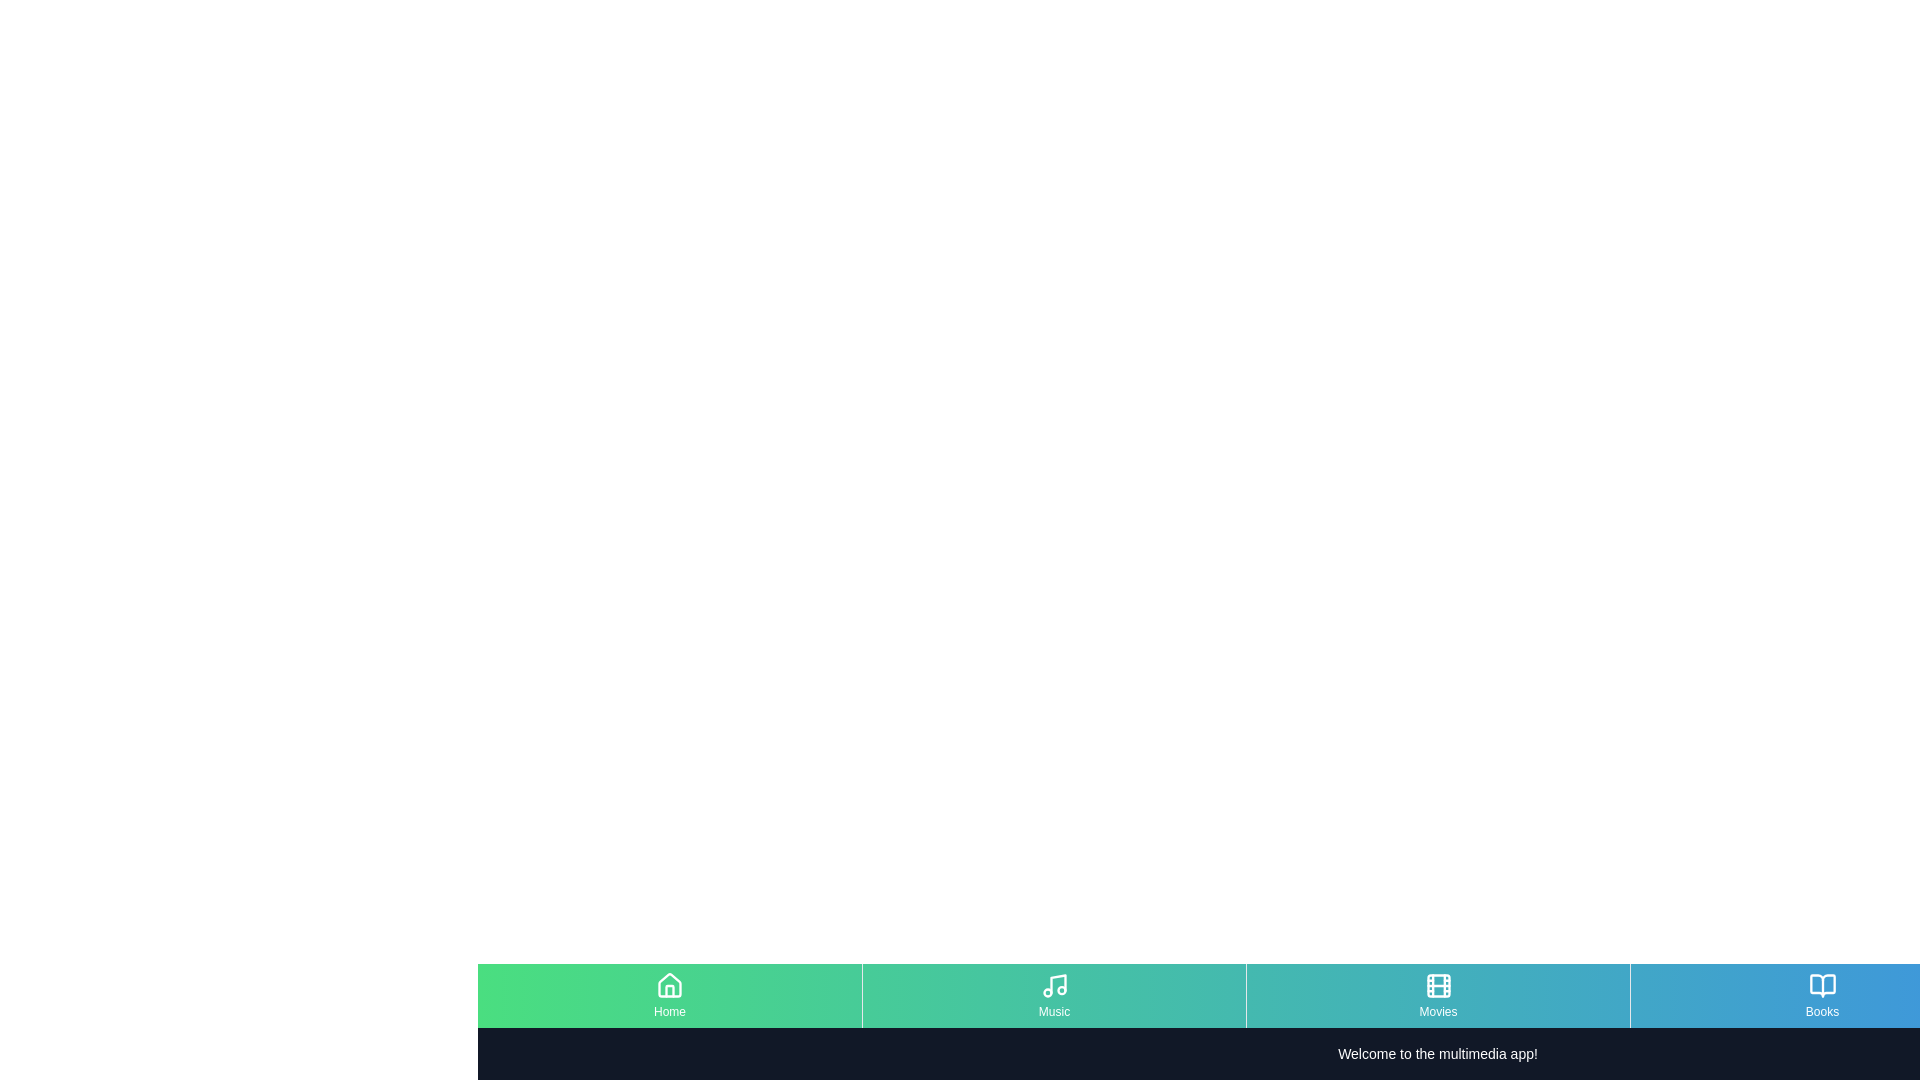 This screenshot has width=1920, height=1080. I want to click on the menu item Movies to navigate to its content, so click(1437, 995).